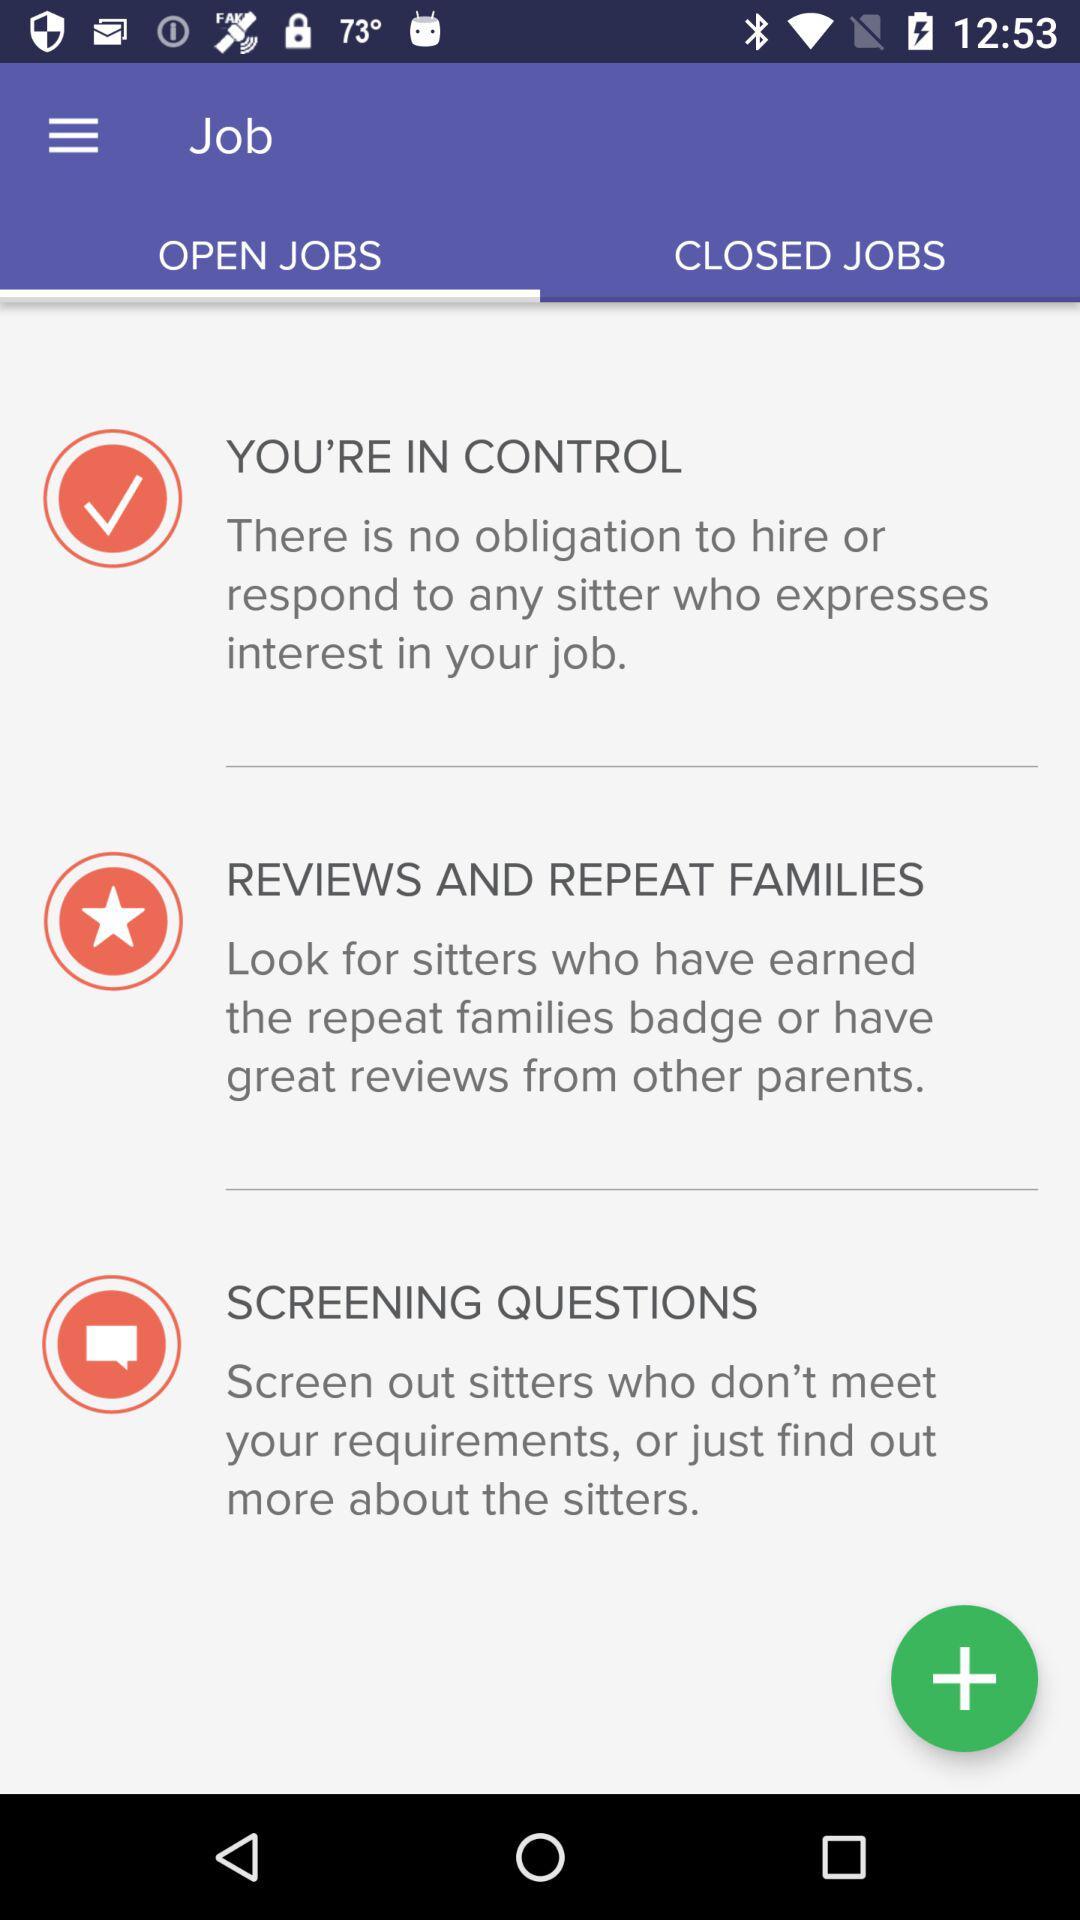  I want to click on item at the top right corner, so click(810, 255).